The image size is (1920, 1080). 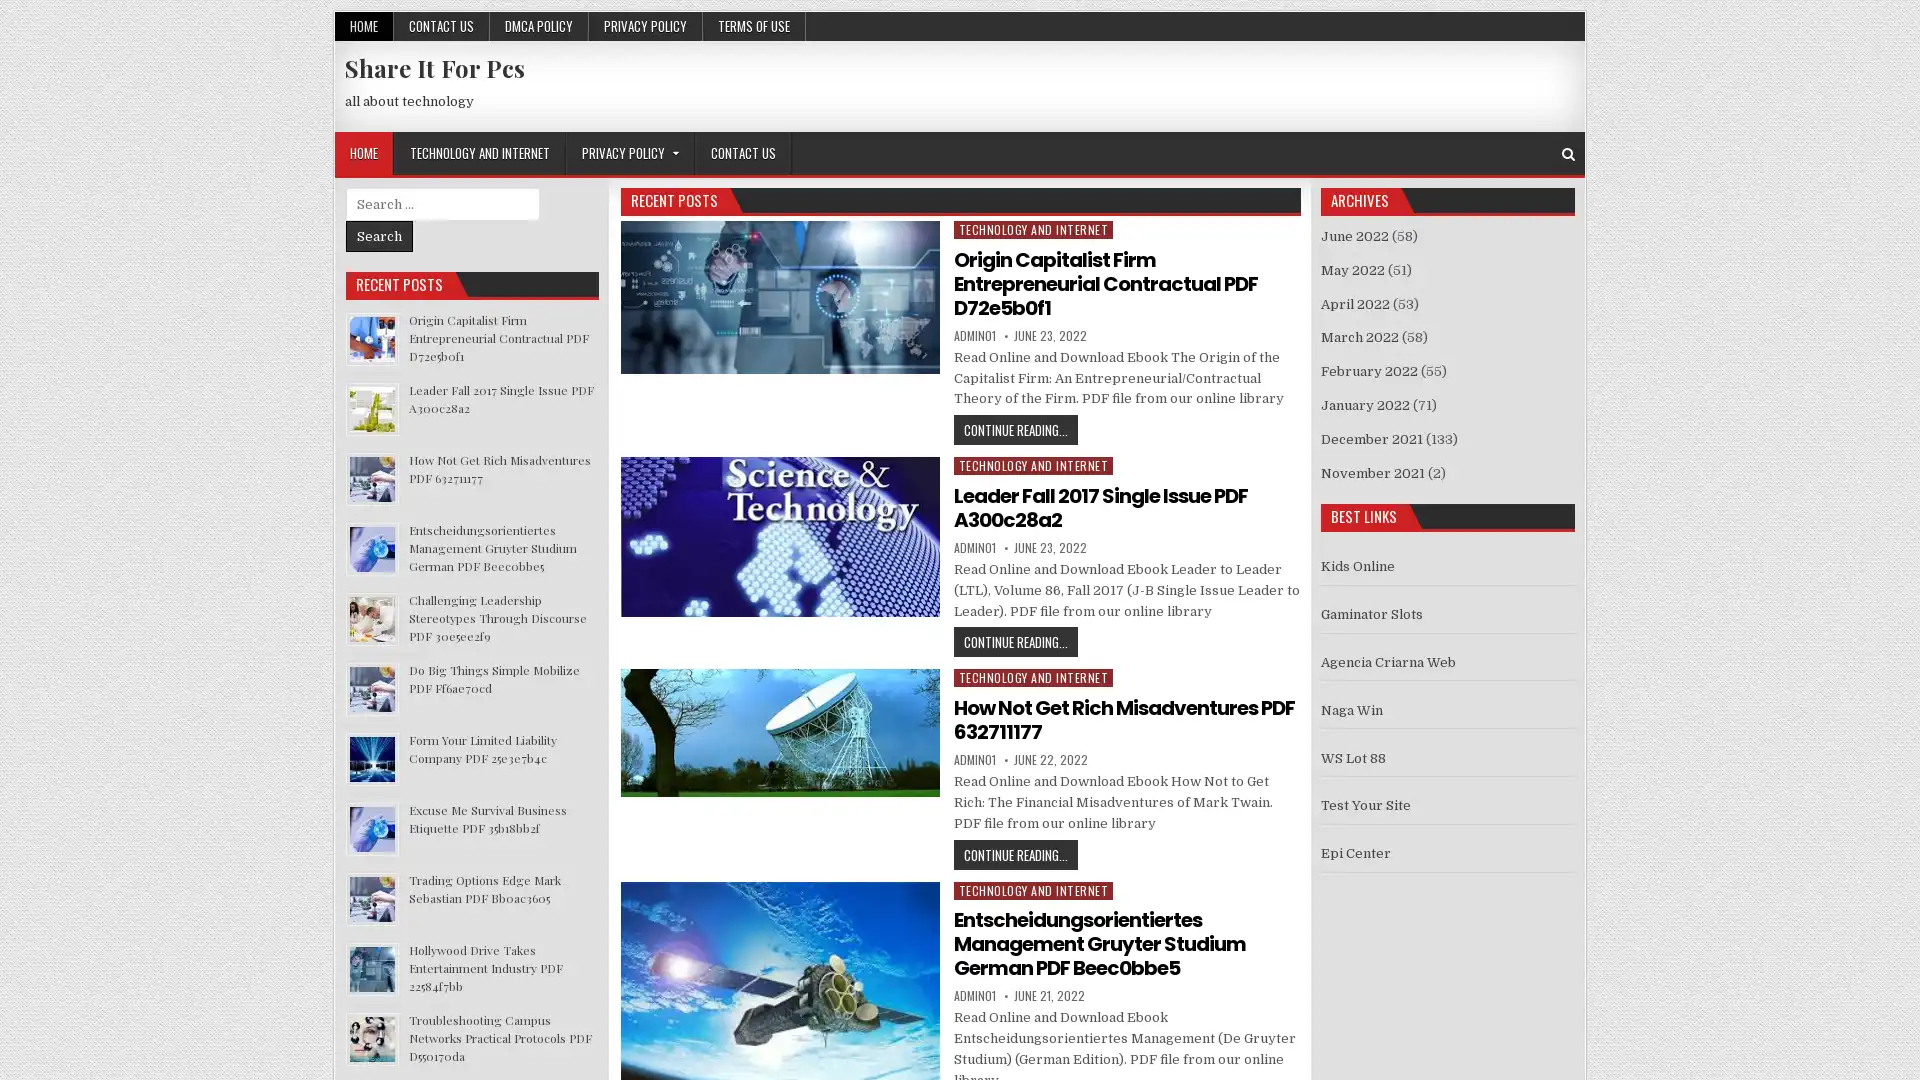 What do you see at coordinates (378, 235) in the screenshot?
I see `Search` at bounding box center [378, 235].